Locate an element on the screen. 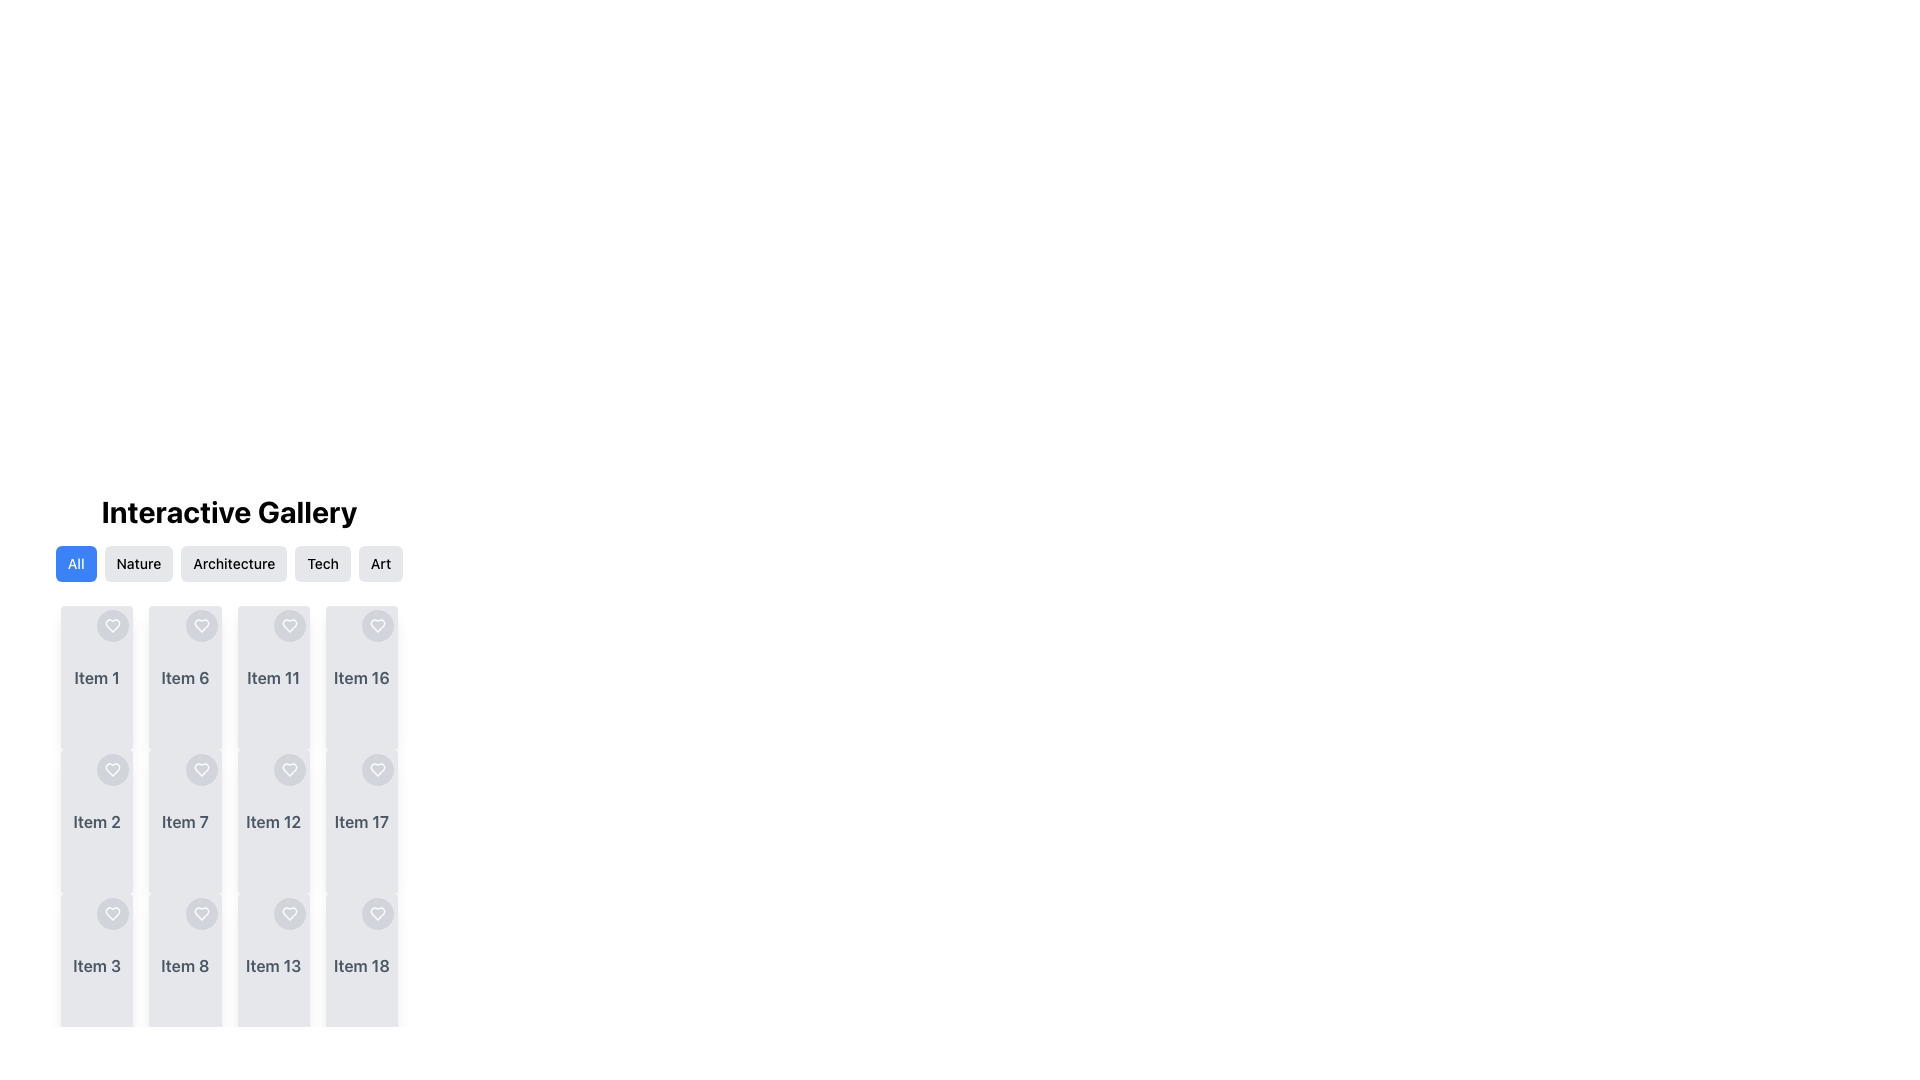 Image resolution: width=1920 pixels, height=1080 pixels. the 'View Details' button that contains a magnifying glass icon with a cross in its center is located at coordinates (152, 821).